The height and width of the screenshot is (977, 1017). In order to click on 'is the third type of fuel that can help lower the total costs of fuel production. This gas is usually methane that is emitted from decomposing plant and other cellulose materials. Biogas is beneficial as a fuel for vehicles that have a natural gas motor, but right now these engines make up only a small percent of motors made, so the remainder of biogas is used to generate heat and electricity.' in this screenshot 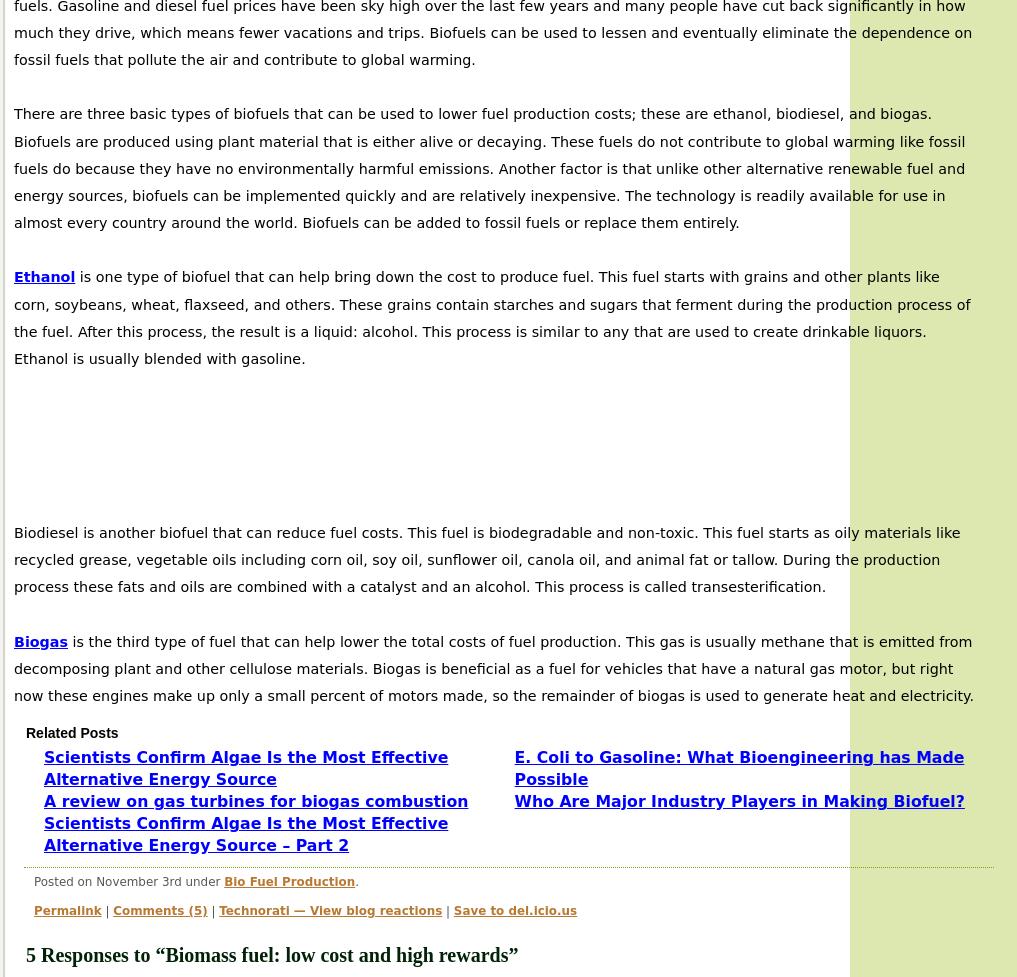, I will do `click(492, 668)`.